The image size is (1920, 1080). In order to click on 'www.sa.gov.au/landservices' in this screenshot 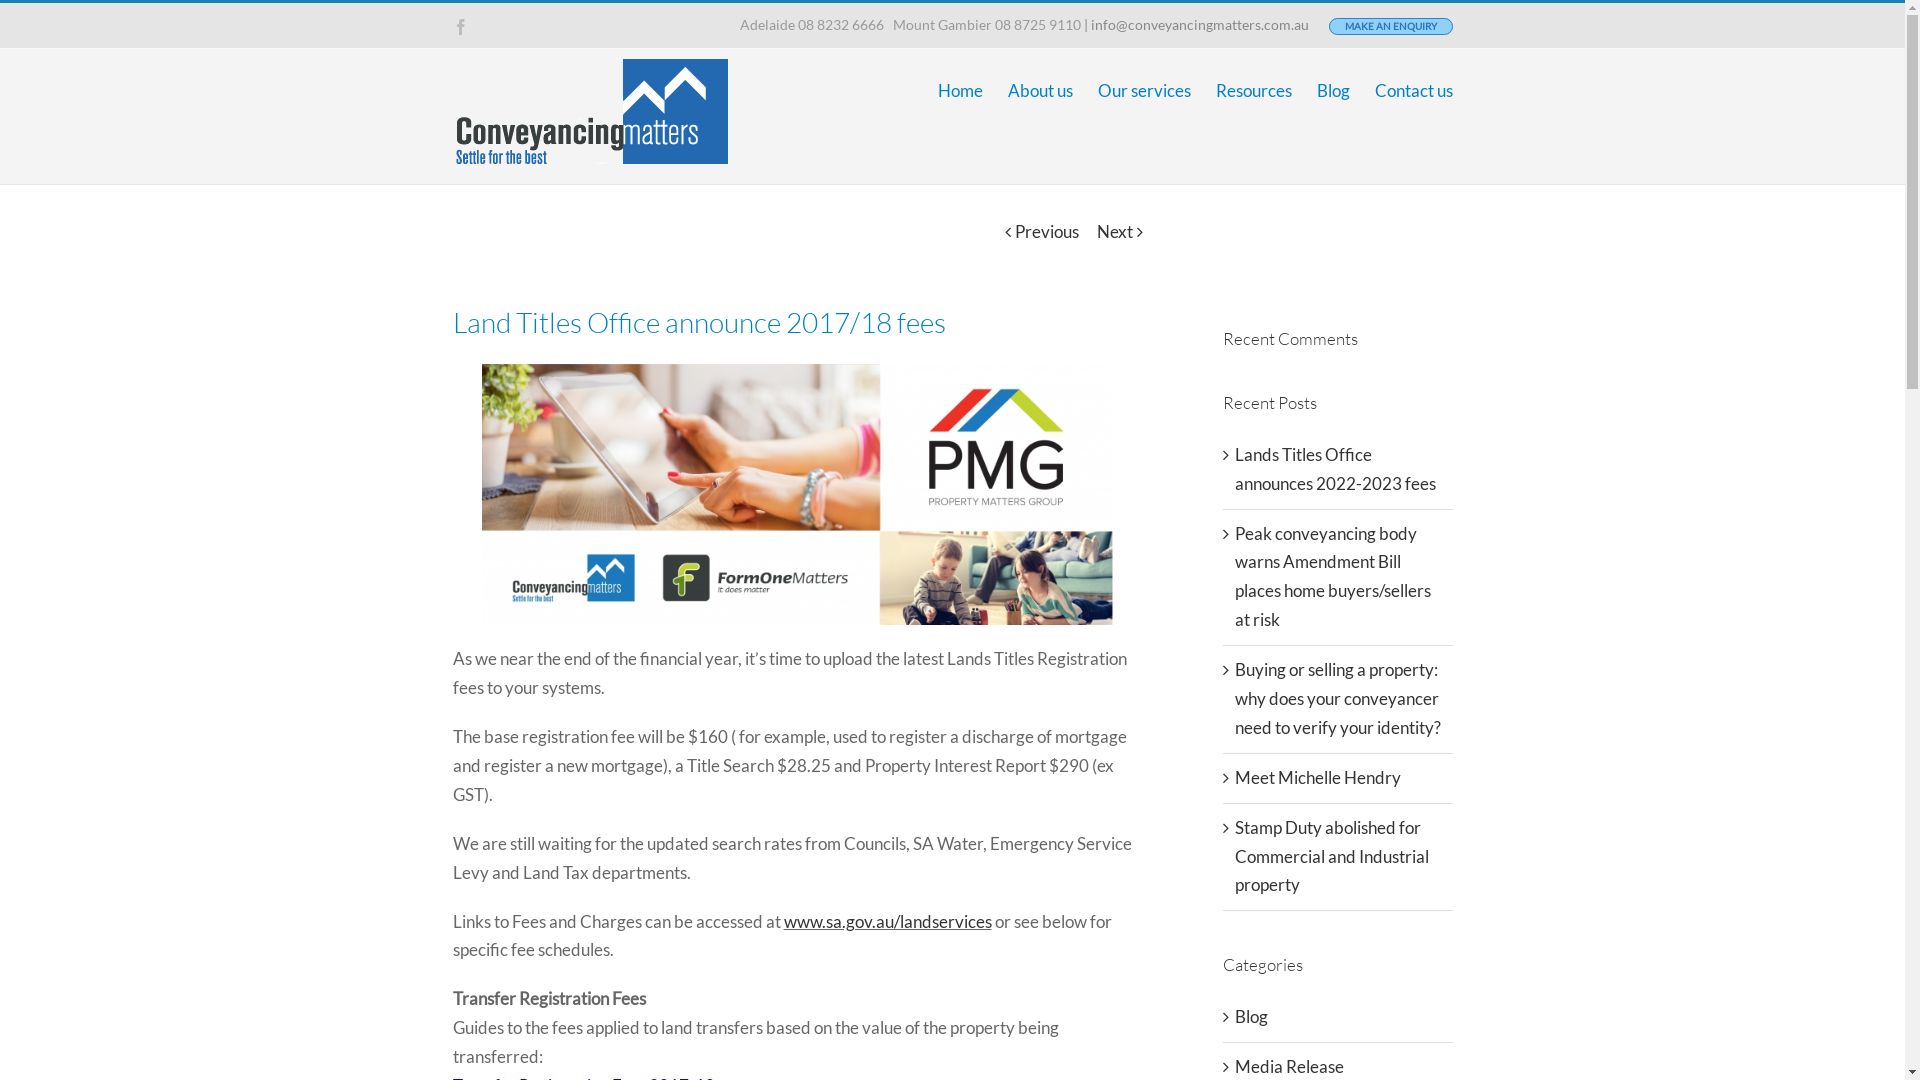, I will do `click(887, 921)`.